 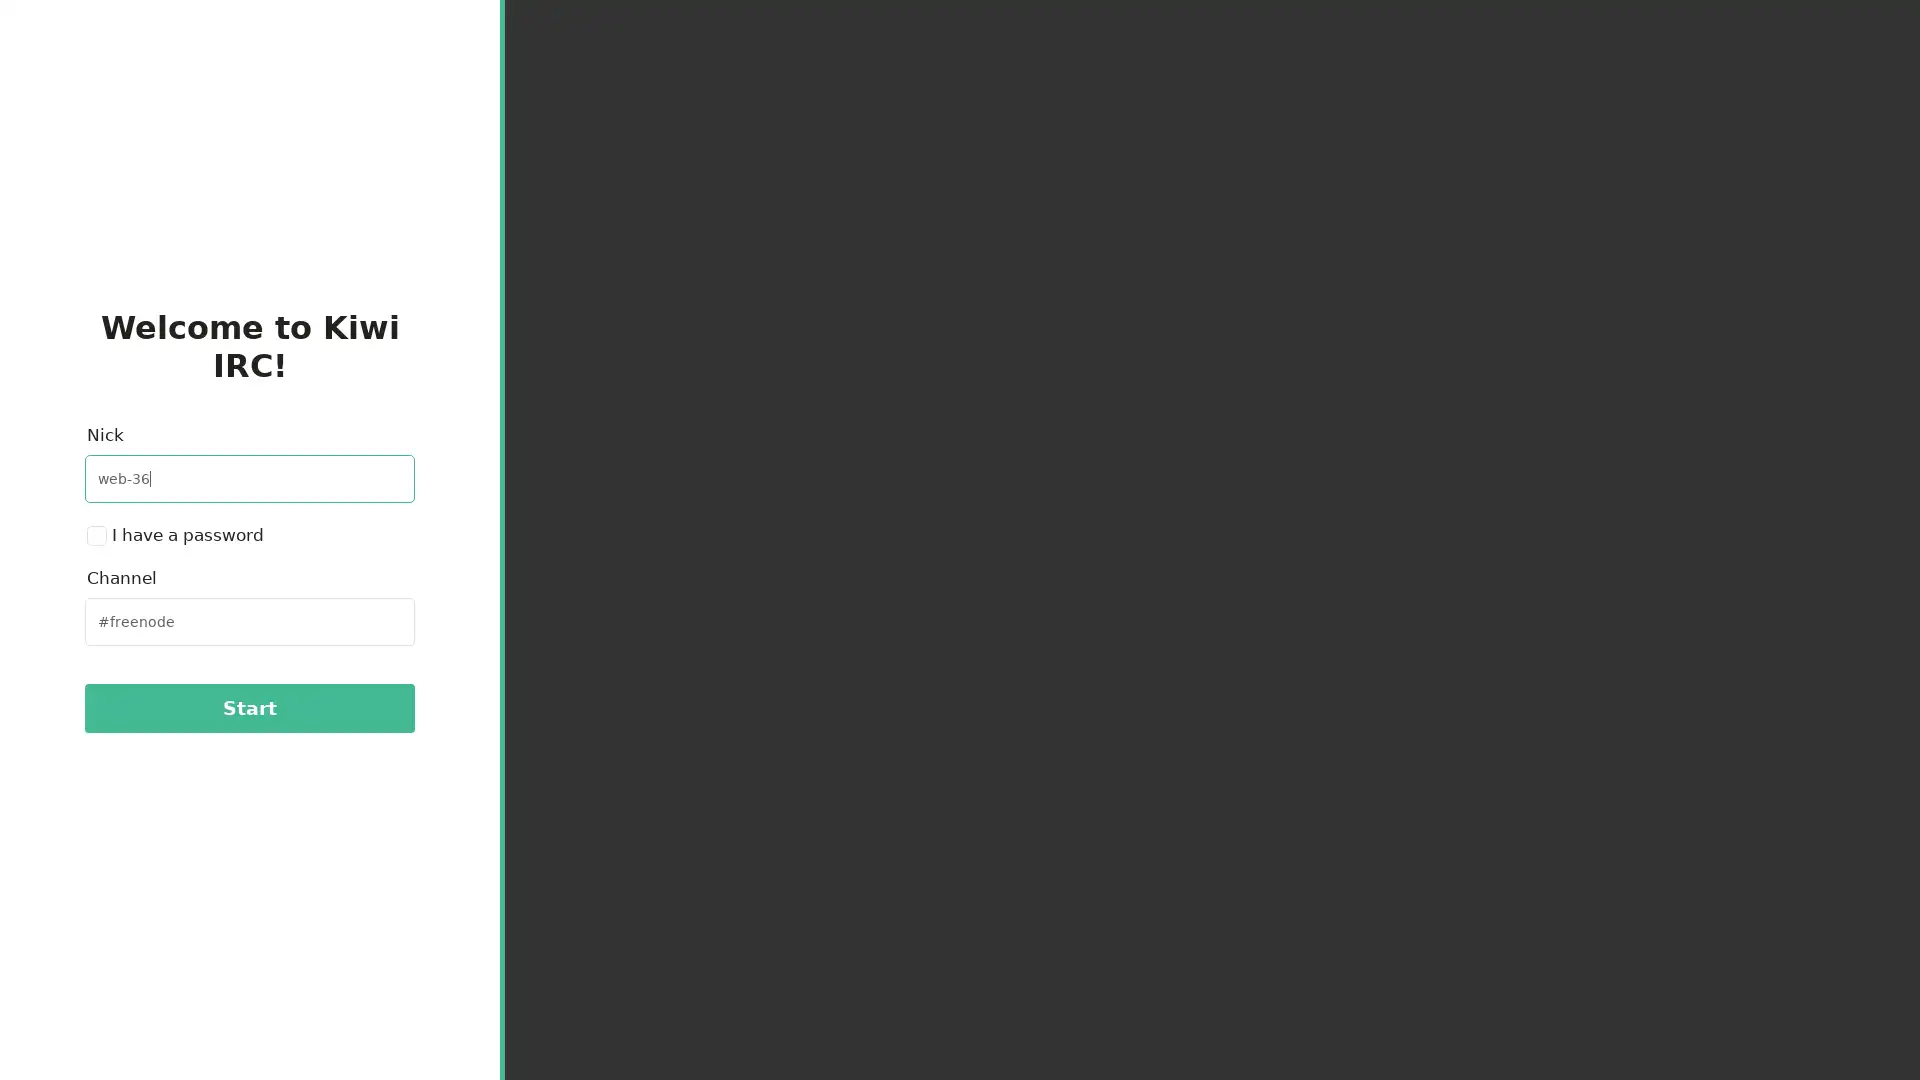 I want to click on Start, so click(x=248, y=707).